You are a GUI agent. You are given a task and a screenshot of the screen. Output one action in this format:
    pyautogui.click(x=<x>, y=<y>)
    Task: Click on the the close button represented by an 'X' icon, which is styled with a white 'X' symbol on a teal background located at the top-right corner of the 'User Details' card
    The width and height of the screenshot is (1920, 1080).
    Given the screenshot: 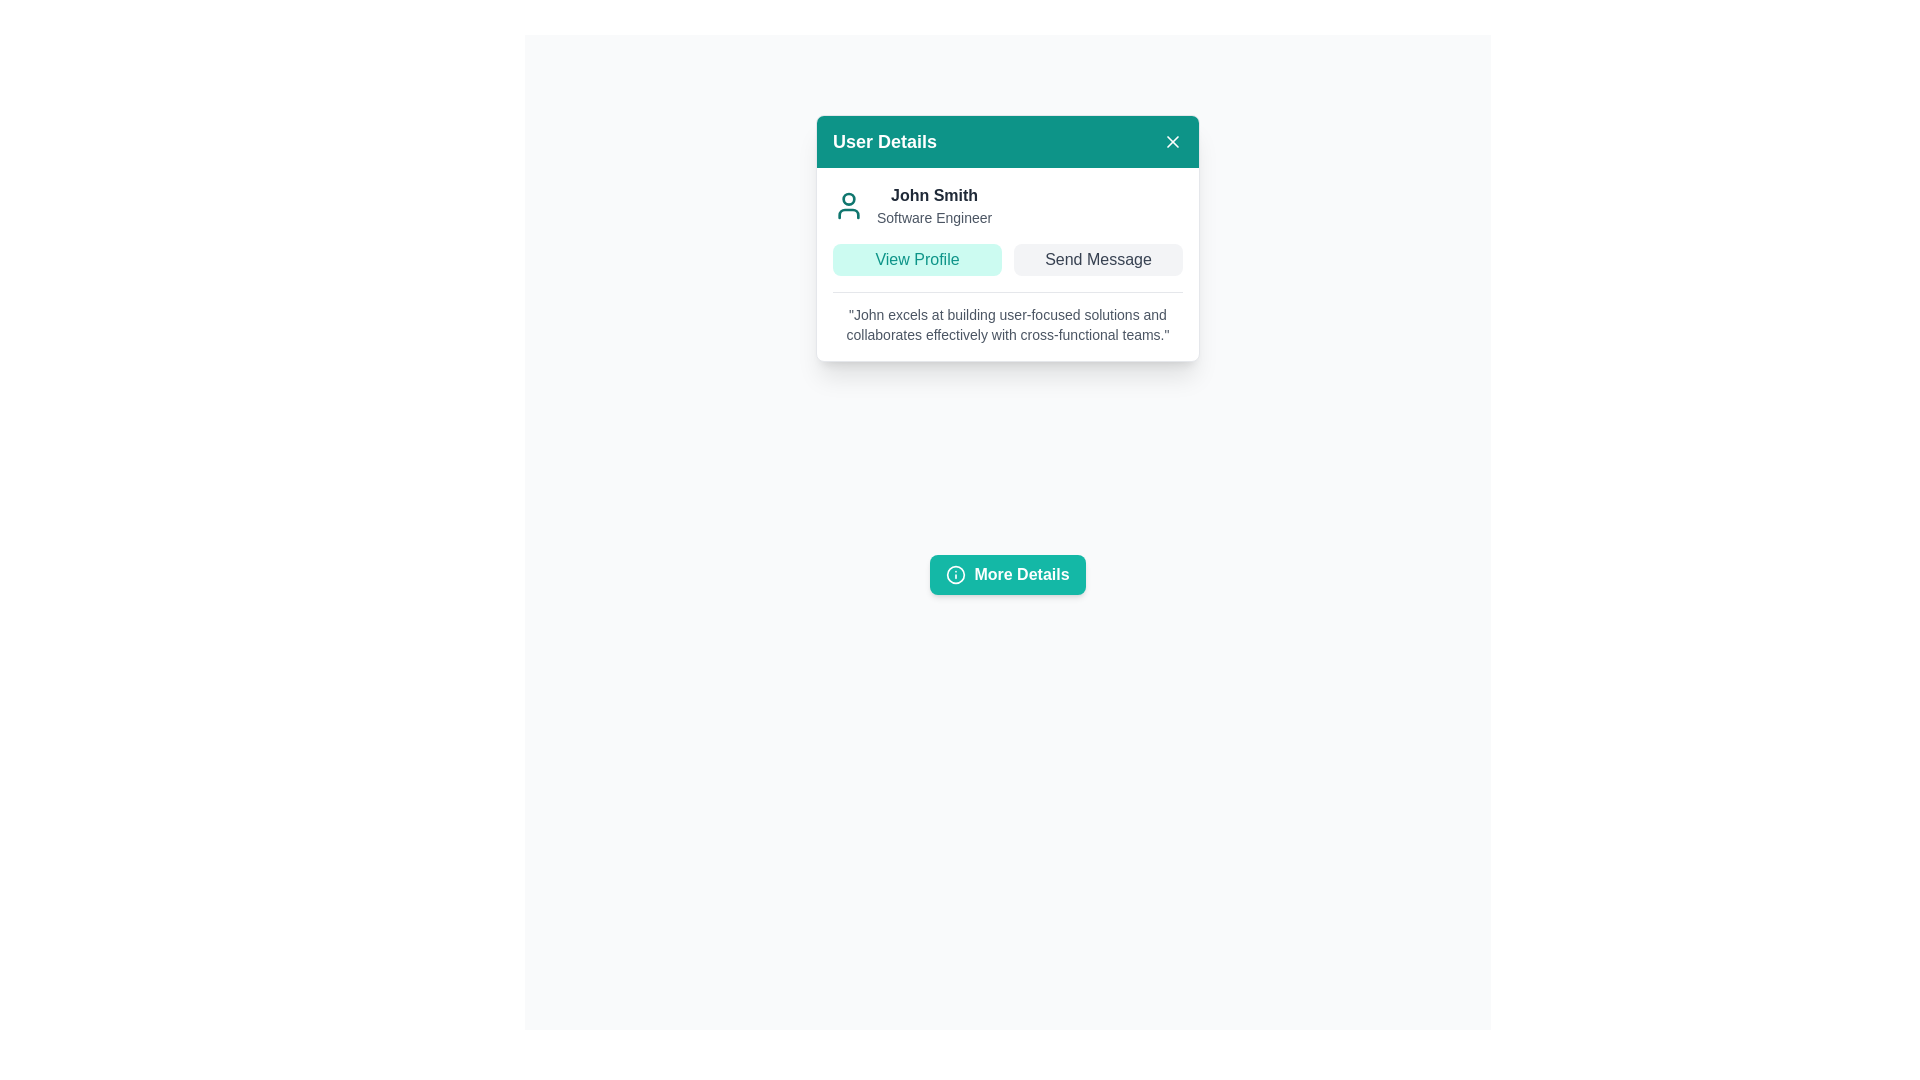 What is the action you would take?
    pyautogui.click(x=1172, y=141)
    